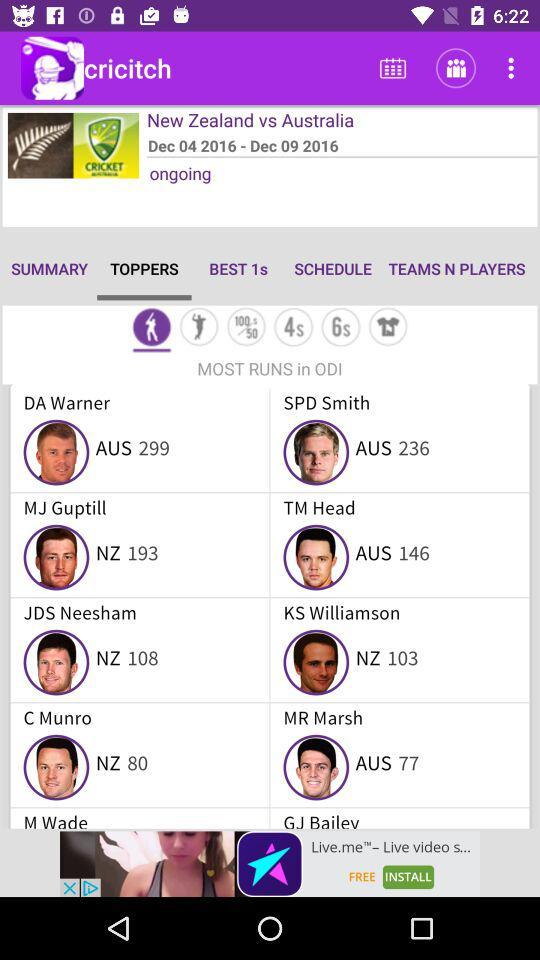 This screenshot has width=540, height=960. I want to click on install, so click(270, 863).